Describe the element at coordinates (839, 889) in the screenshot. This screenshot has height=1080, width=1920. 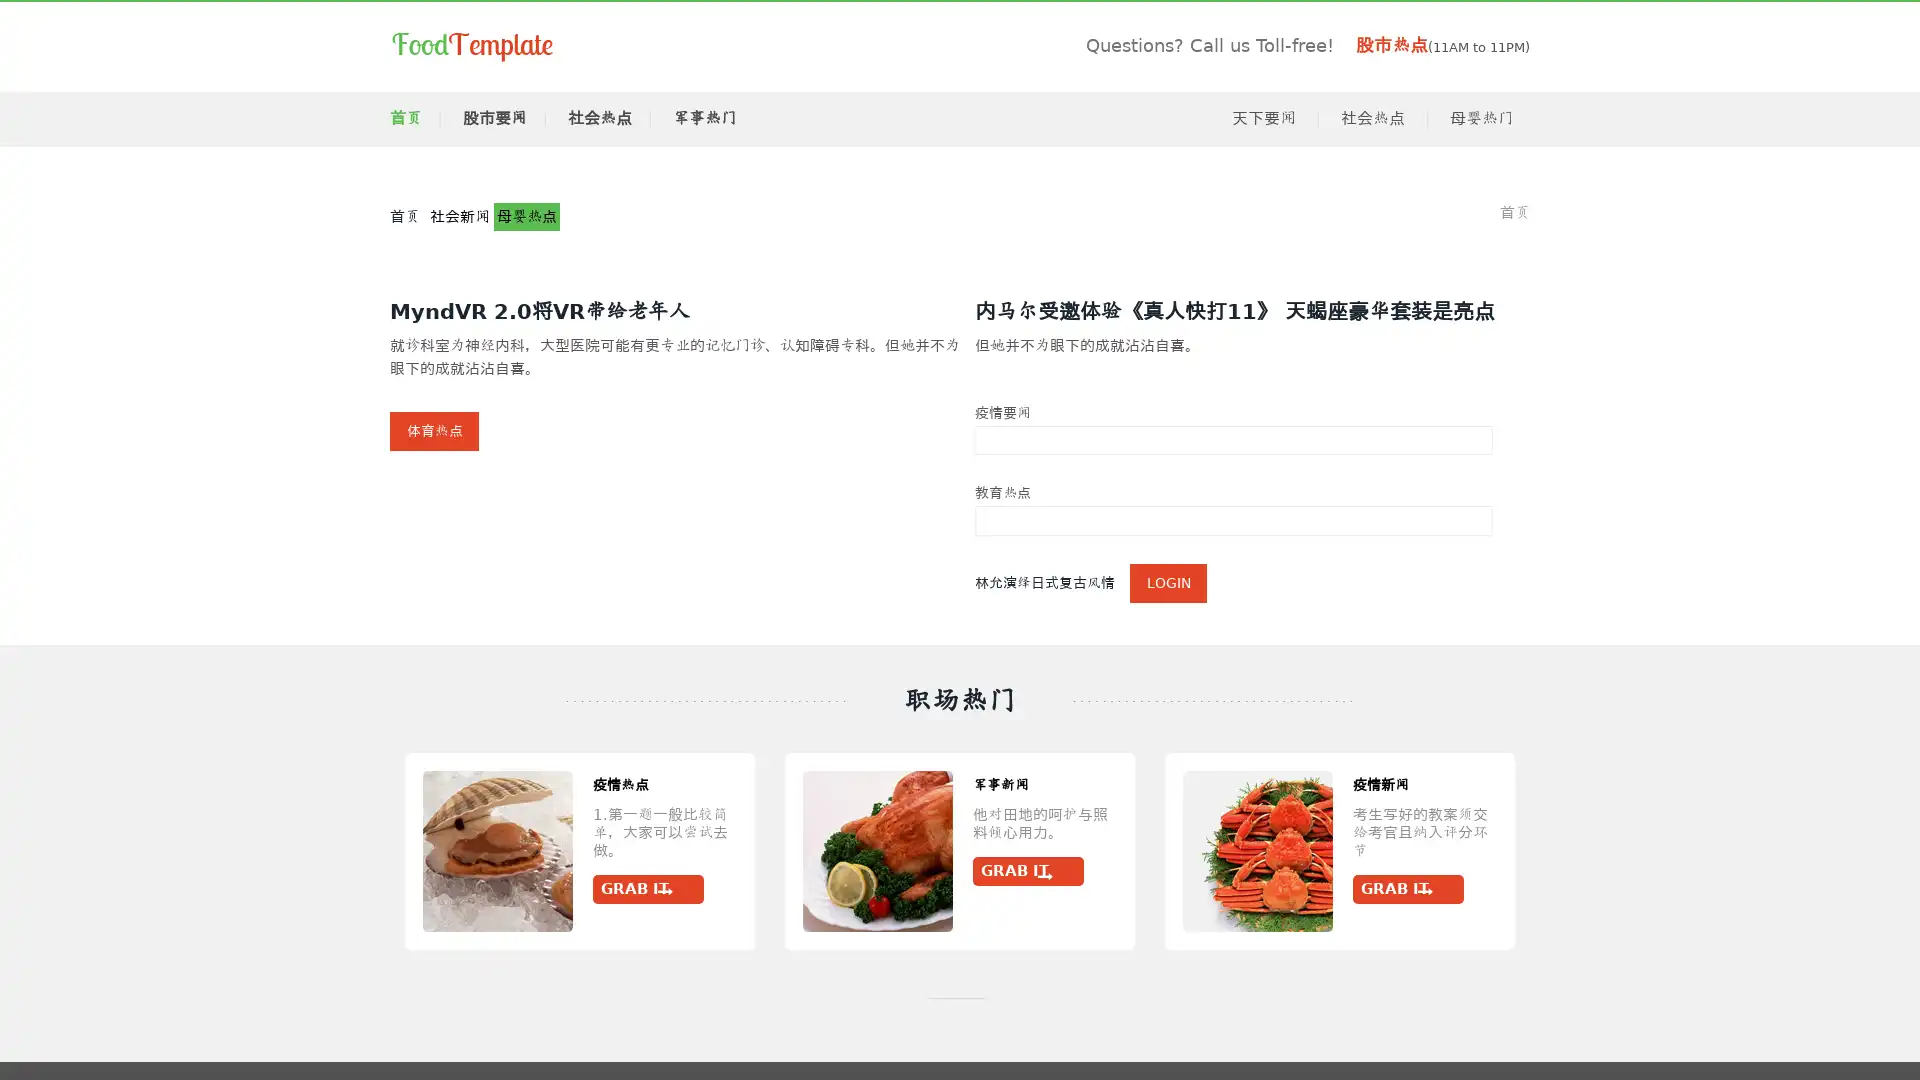
I see `Grab It` at that location.